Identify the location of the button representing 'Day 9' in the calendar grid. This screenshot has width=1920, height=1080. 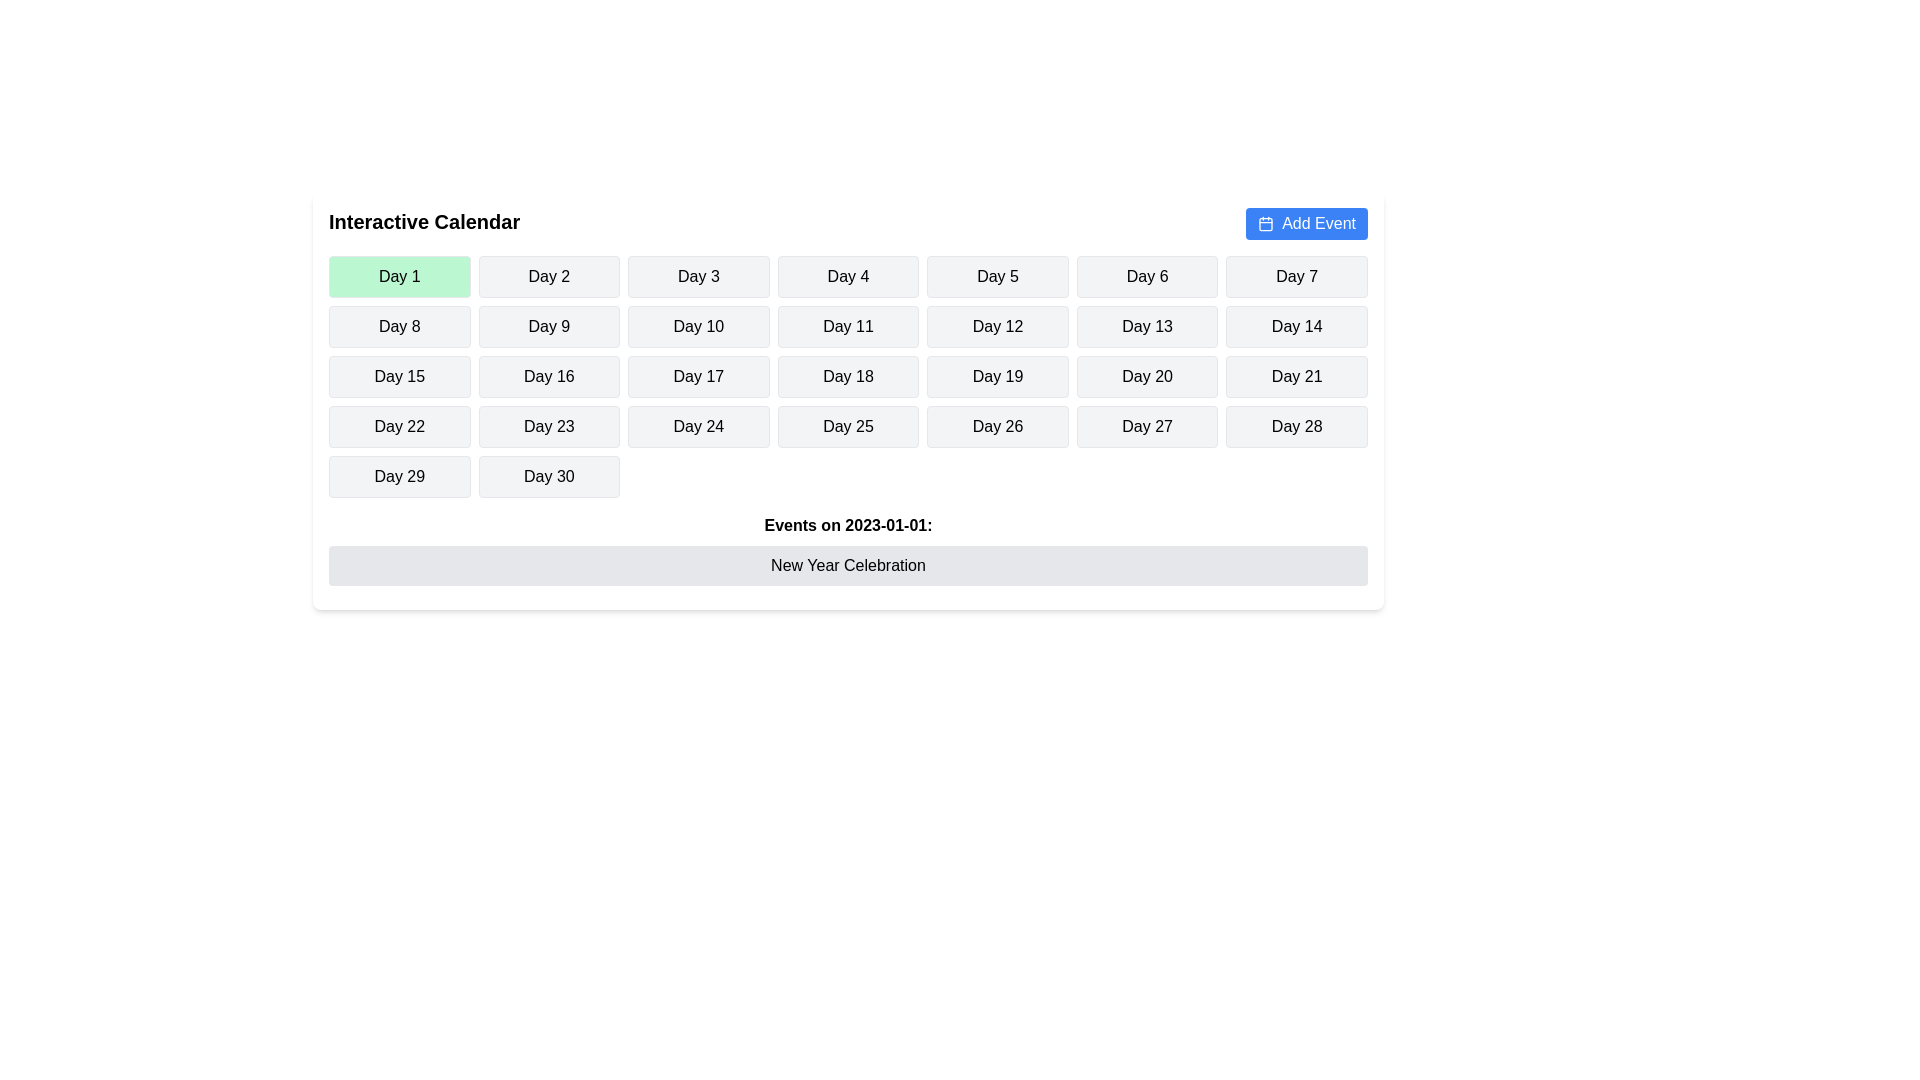
(549, 326).